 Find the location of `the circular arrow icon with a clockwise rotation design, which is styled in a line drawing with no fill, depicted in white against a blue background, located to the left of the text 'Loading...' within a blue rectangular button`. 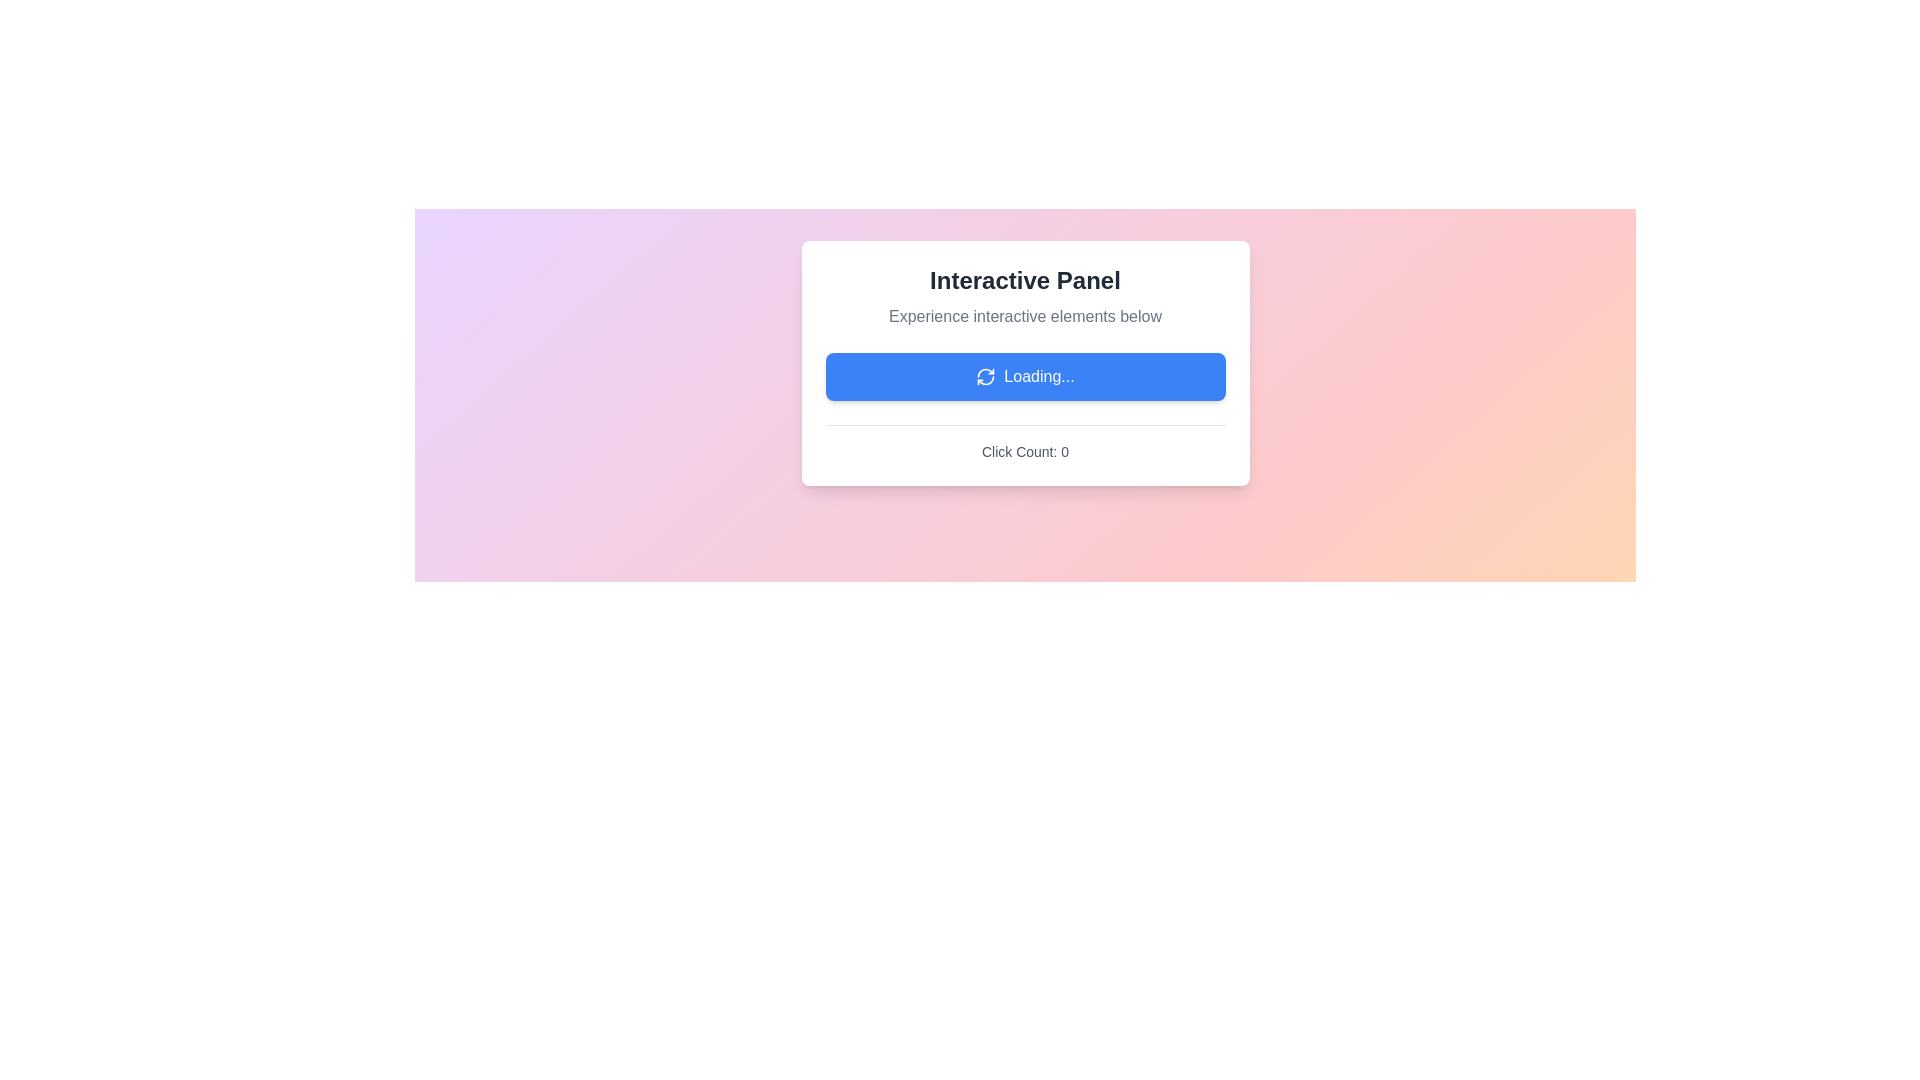

the circular arrow icon with a clockwise rotation design, which is styled in a line drawing with no fill, depicted in white against a blue background, located to the left of the text 'Loading...' within a blue rectangular button is located at coordinates (986, 377).